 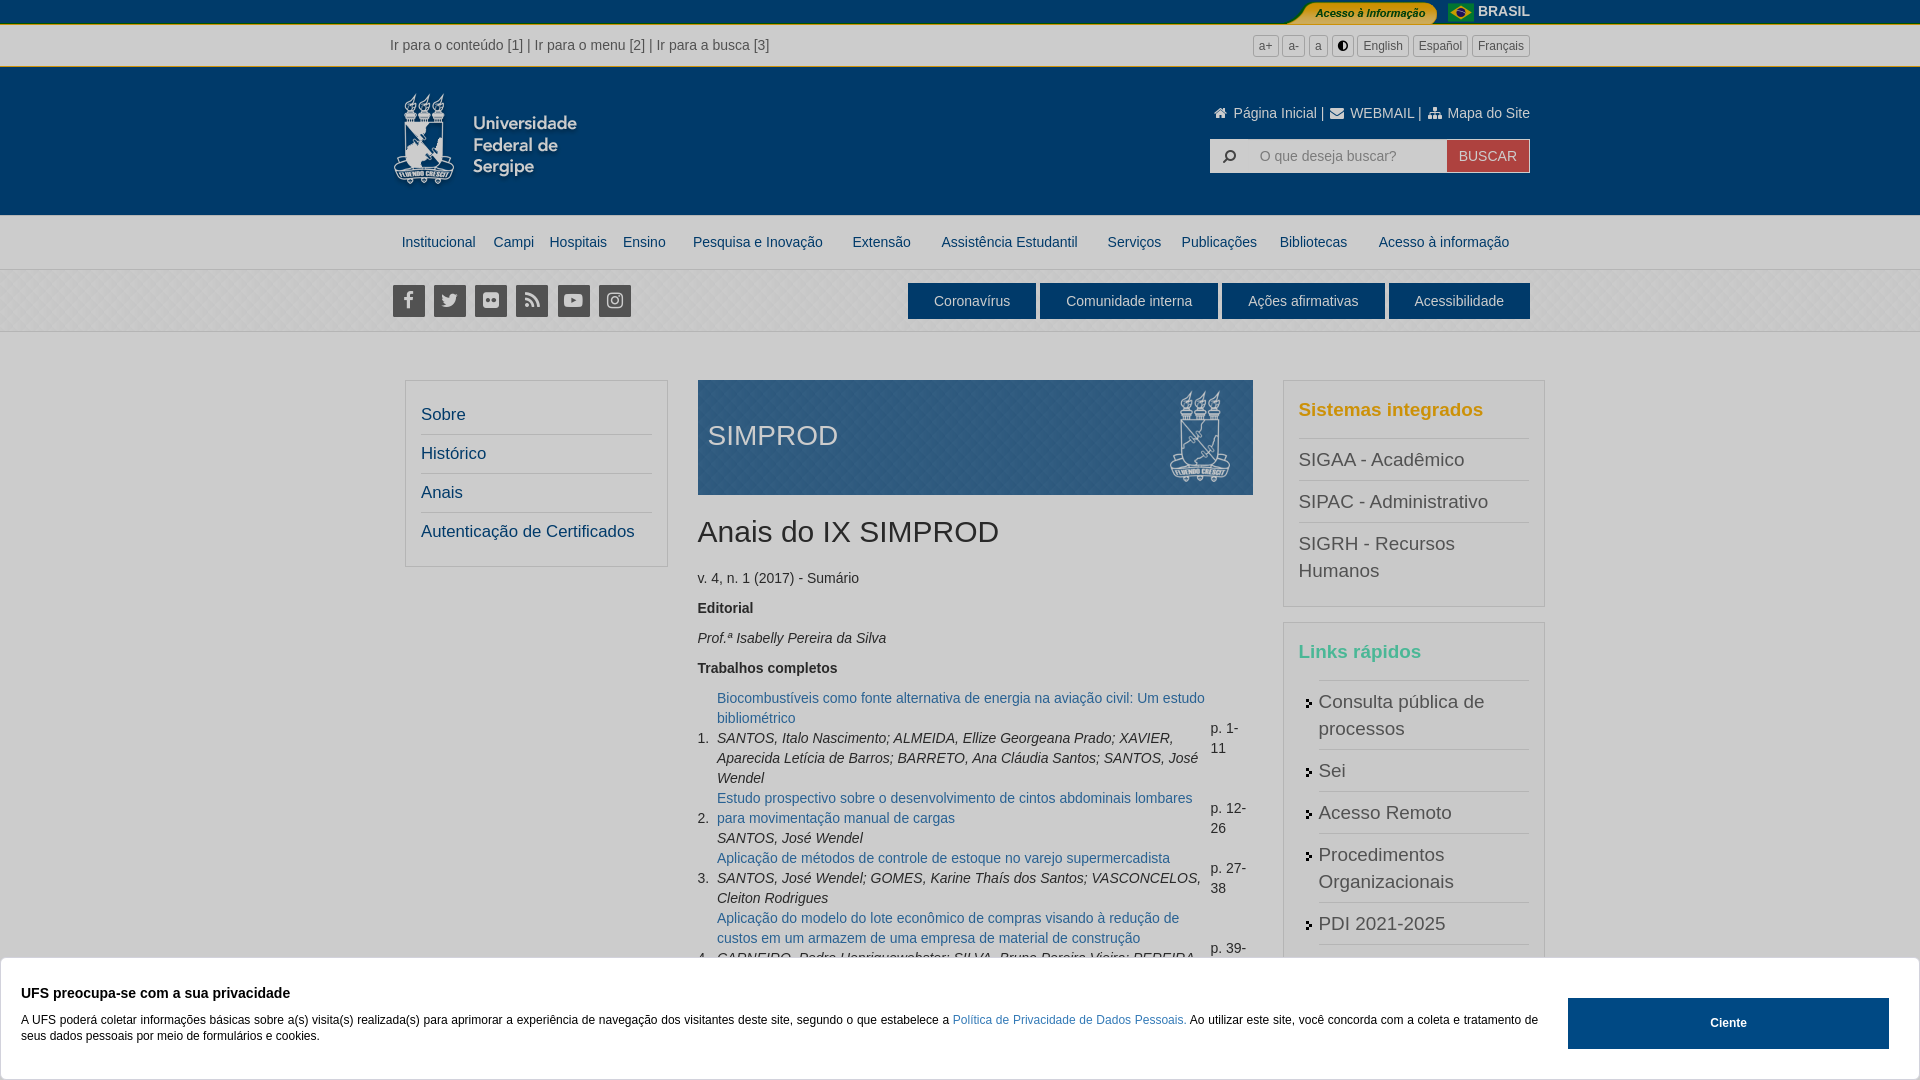 I want to click on 'Institucional', so click(x=389, y=241).